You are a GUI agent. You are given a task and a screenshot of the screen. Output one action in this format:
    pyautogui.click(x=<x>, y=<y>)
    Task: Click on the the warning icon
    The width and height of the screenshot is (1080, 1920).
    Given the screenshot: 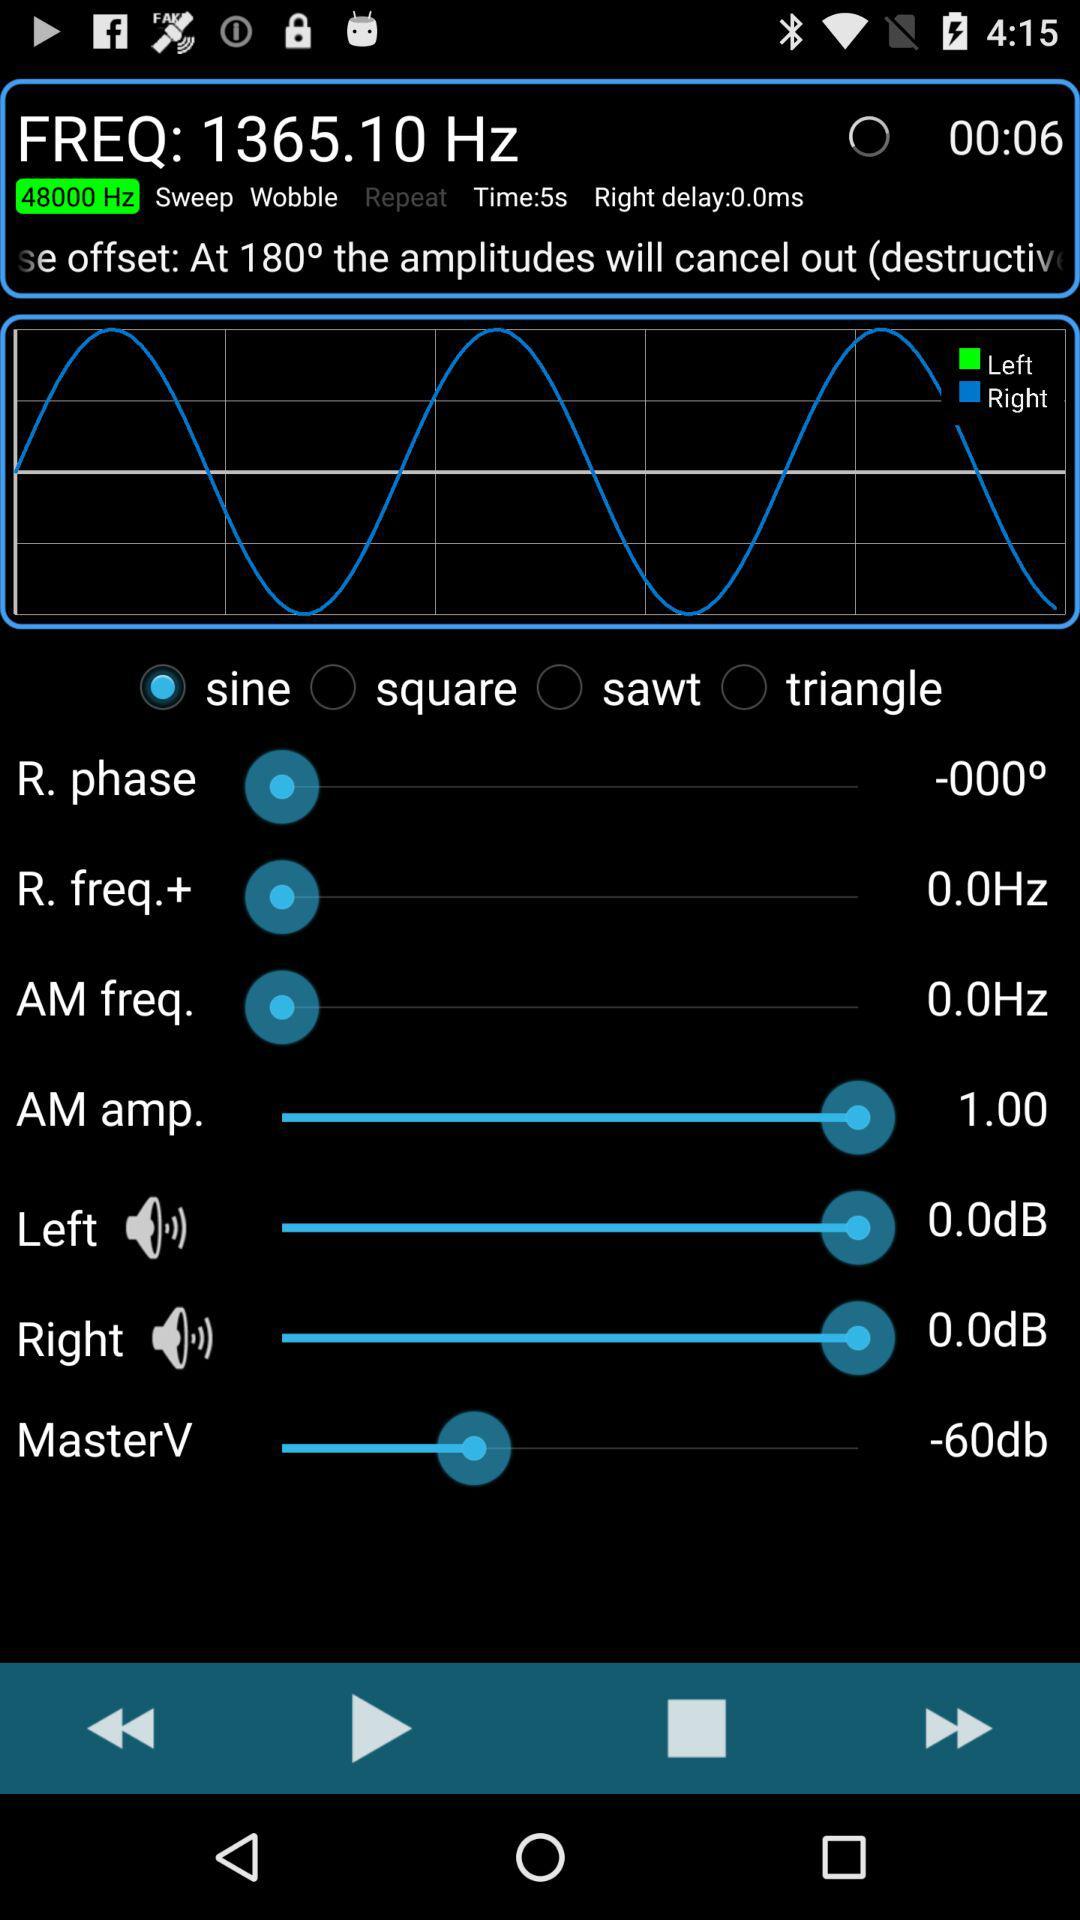 What is the action you would take?
    pyautogui.click(x=695, y=1848)
    